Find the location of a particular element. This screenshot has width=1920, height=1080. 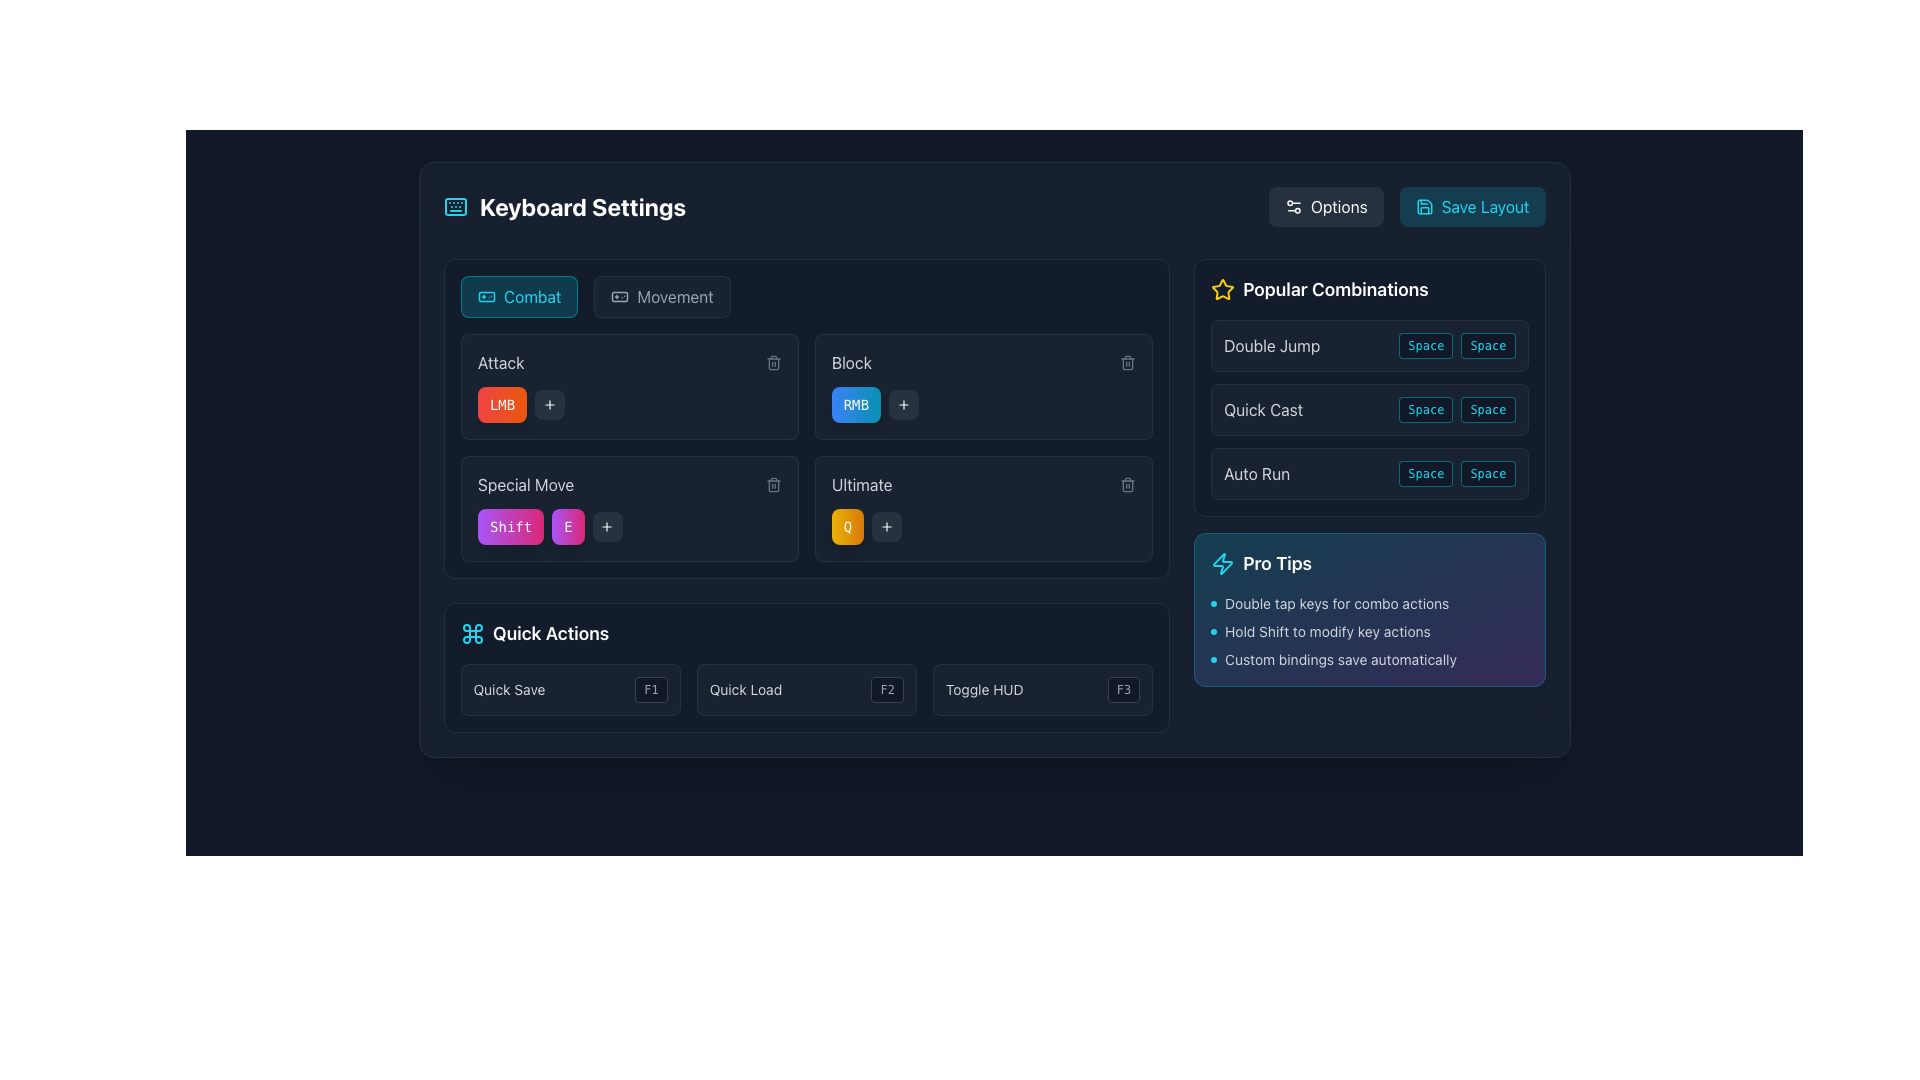

the 'Attack' button in the combat section of the keyboard settings is located at coordinates (628, 386).